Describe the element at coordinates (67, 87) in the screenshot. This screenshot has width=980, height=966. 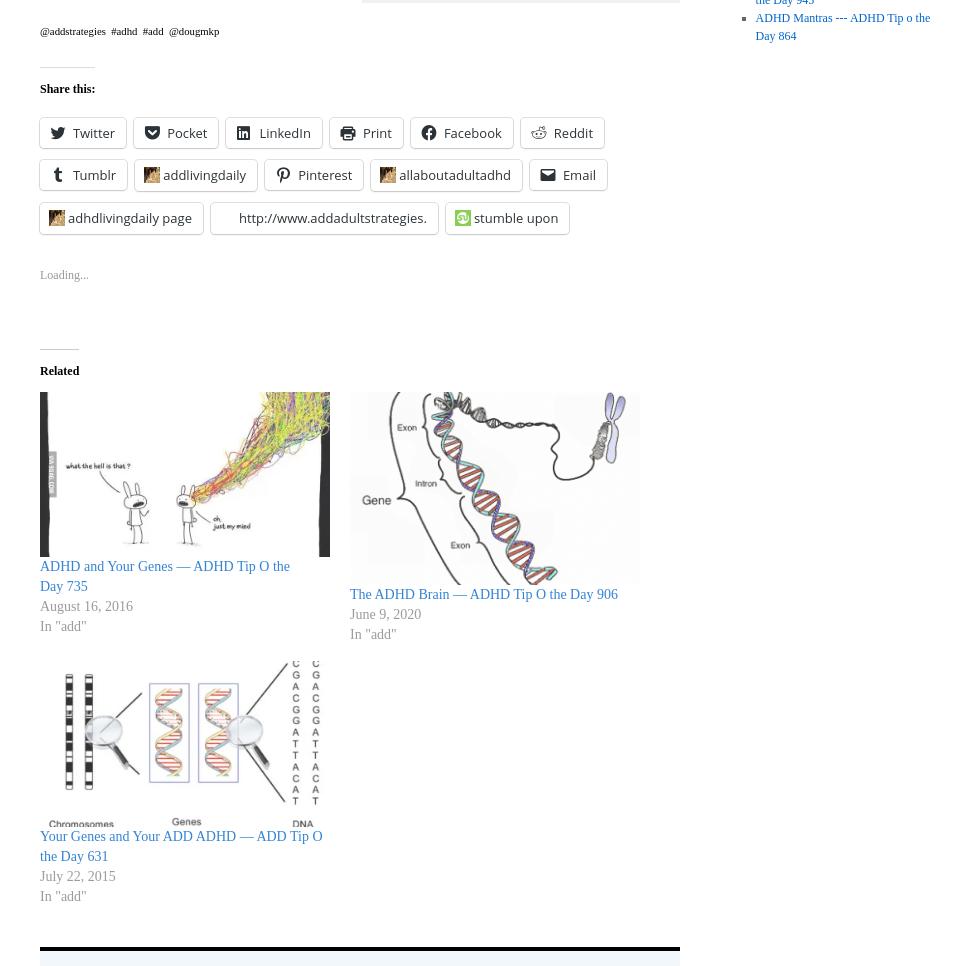
I see `'Share this:'` at that location.